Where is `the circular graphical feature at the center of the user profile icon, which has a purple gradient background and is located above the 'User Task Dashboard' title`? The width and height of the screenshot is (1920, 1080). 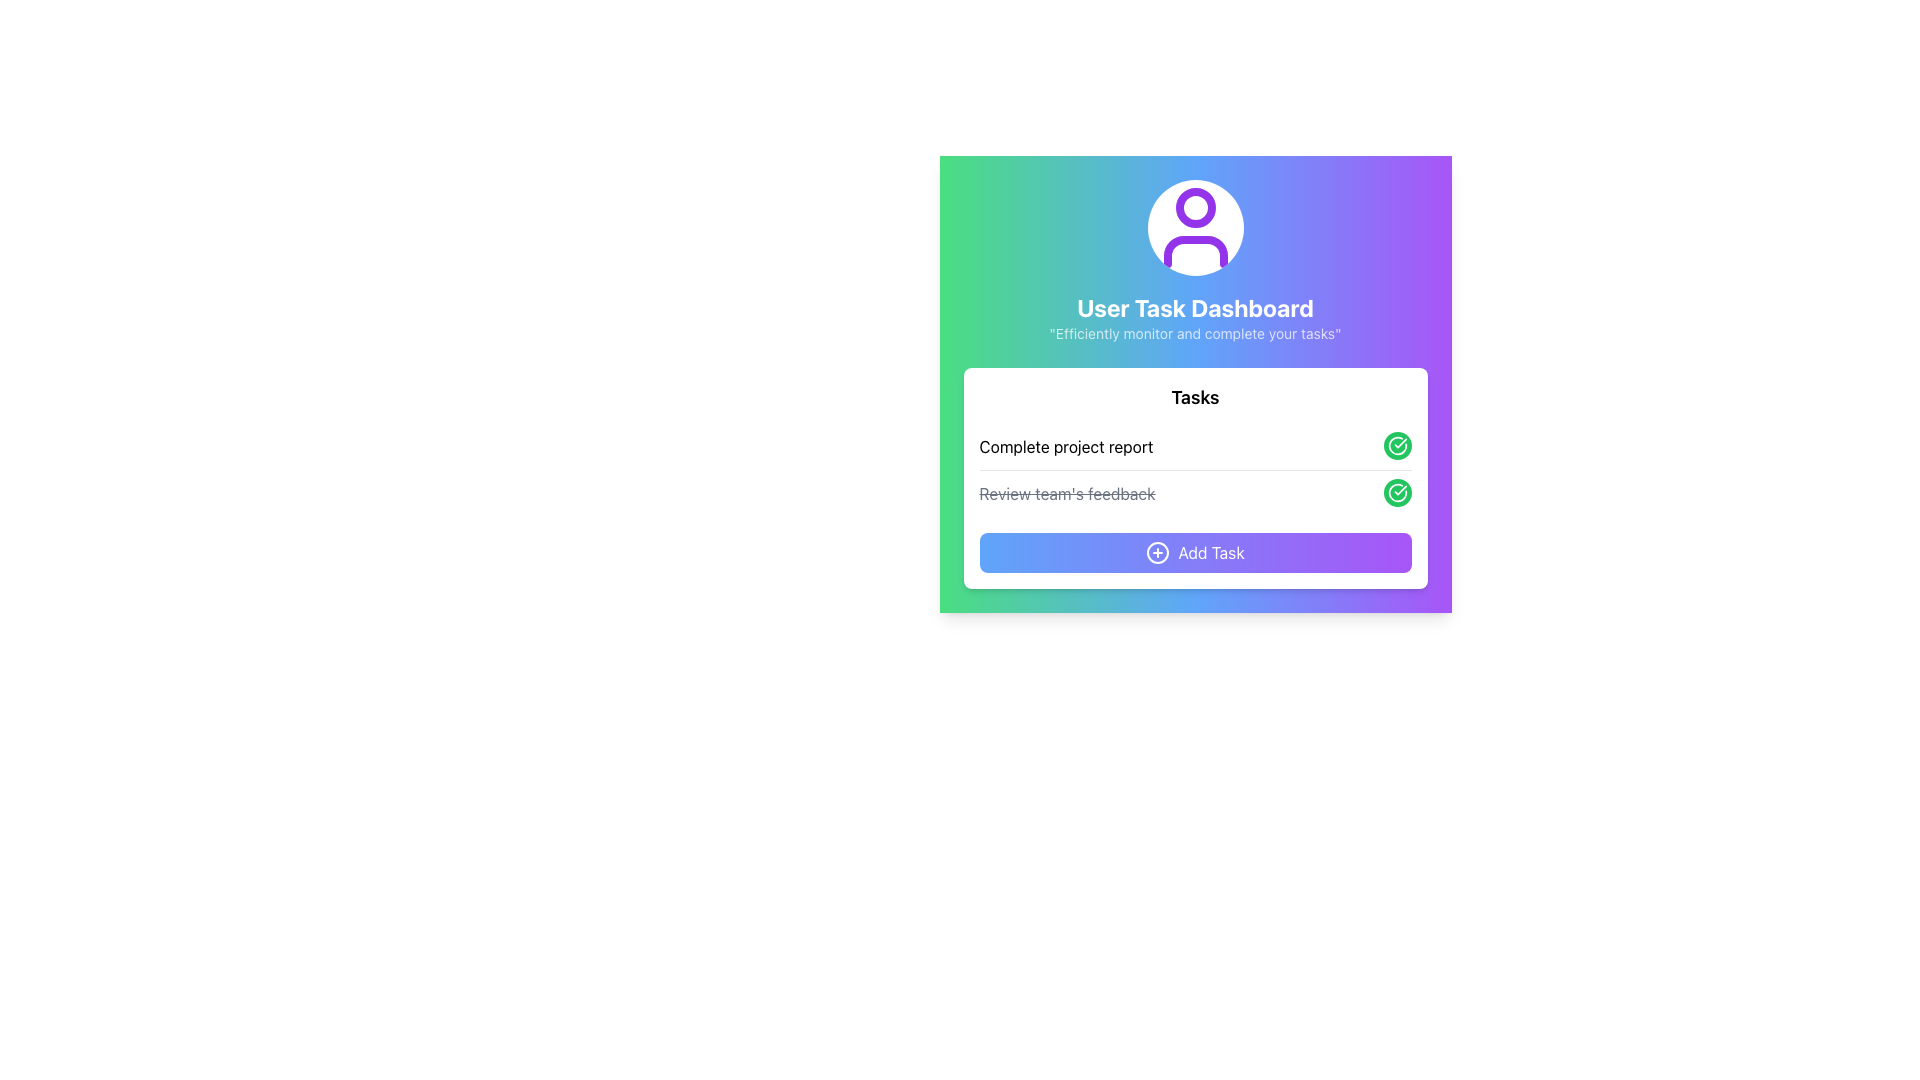
the circular graphical feature at the center of the user profile icon, which has a purple gradient background and is located above the 'User Task Dashboard' title is located at coordinates (1195, 208).